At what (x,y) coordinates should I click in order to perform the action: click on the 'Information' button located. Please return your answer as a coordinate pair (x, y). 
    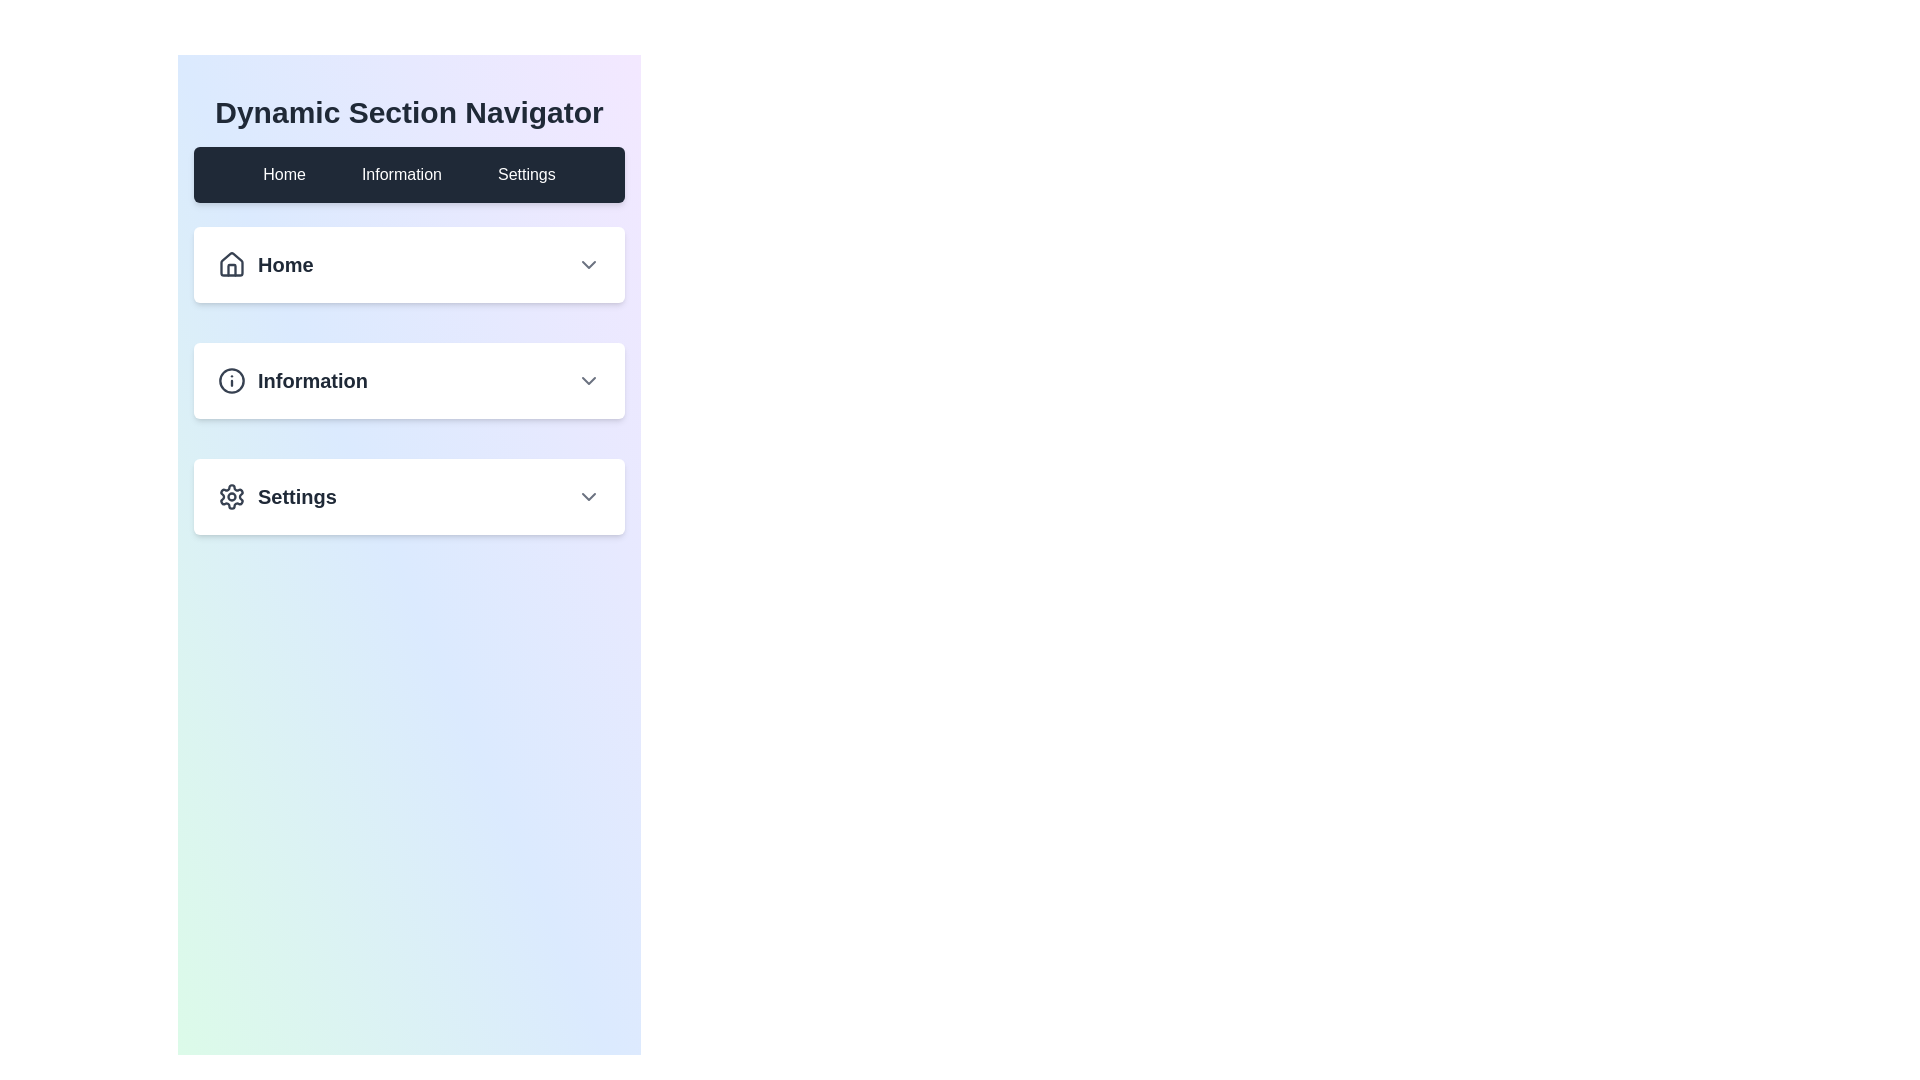
    Looking at the image, I should click on (400, 173).